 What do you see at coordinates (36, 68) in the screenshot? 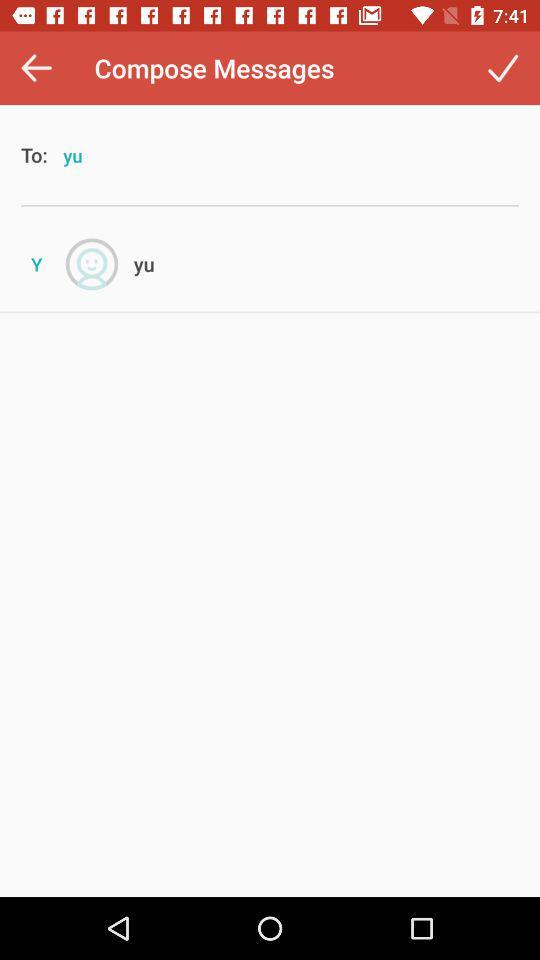
I see `the item to the left of the compose messages item` at bounding box center [36, 68].